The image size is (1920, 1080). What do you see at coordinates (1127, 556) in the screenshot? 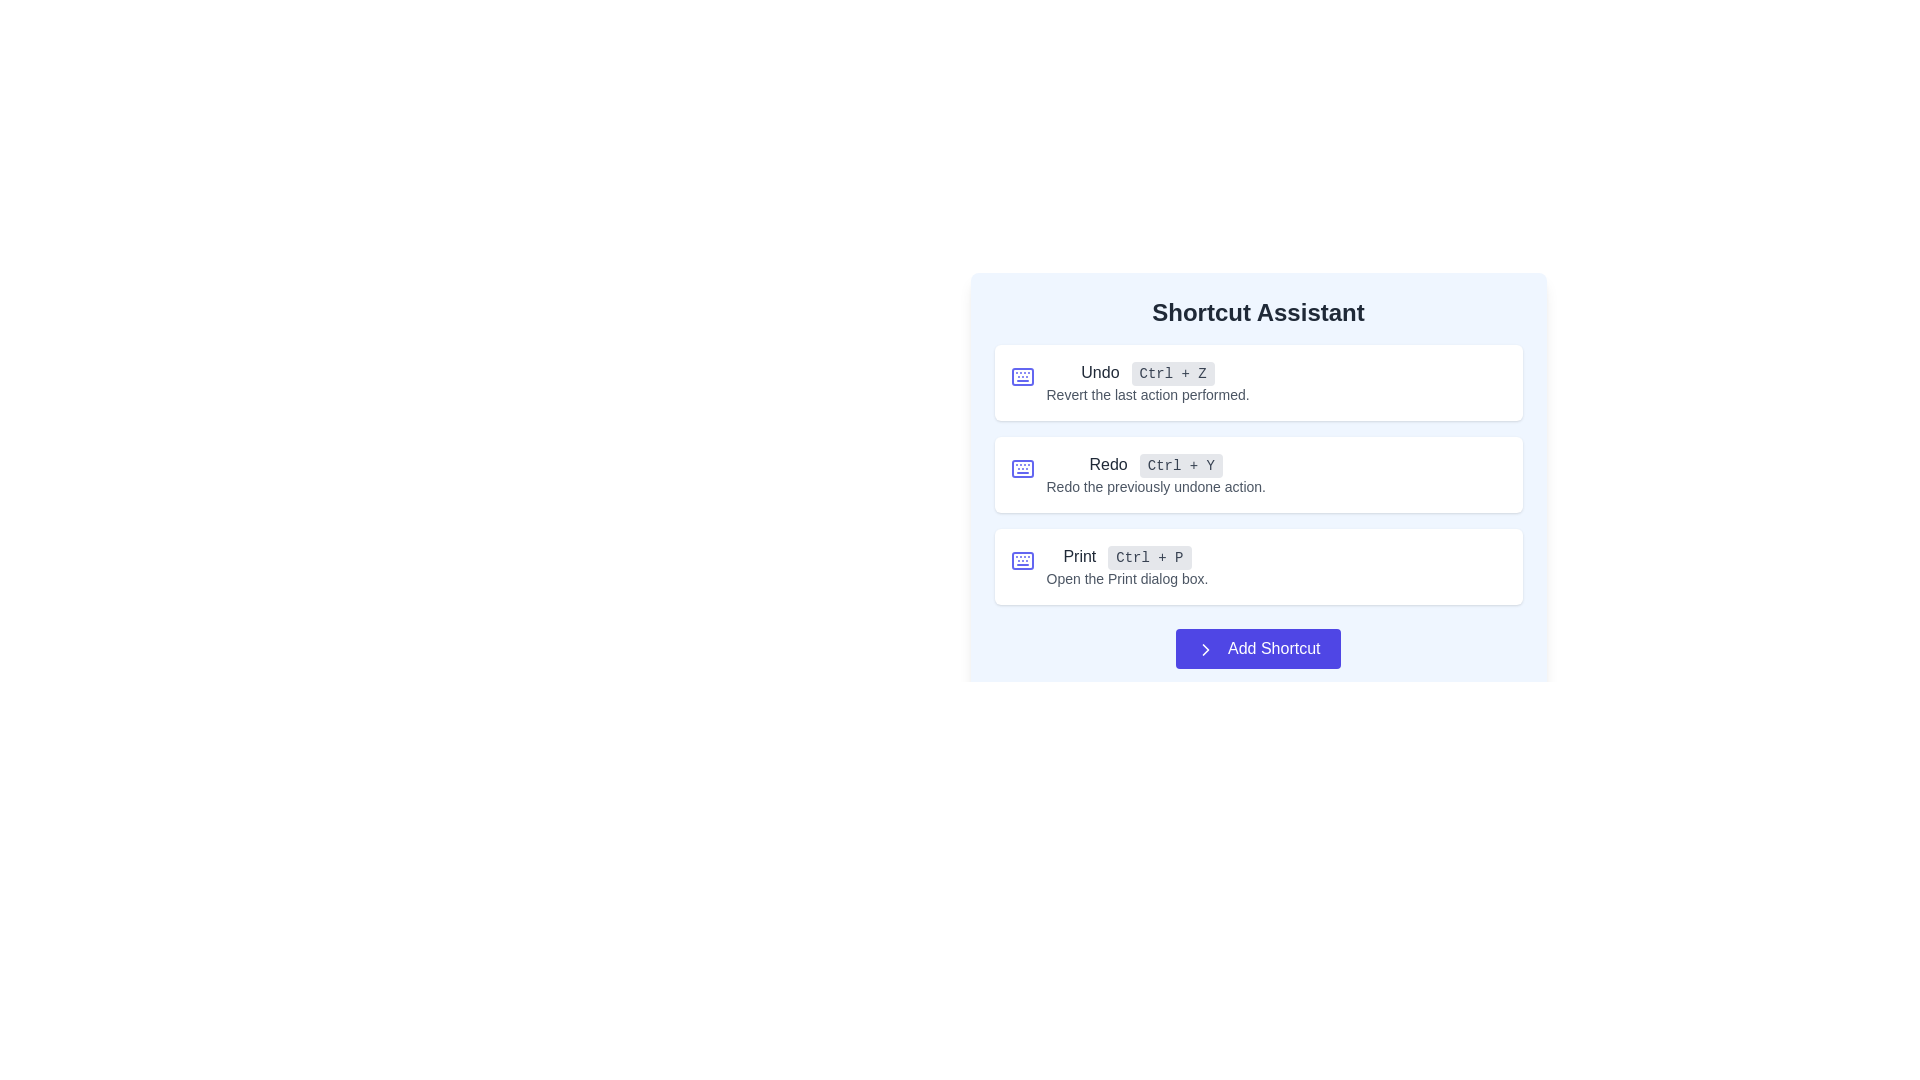
I see `the text label element that informs the user about the 'Print' action and its shortcut, 'Ctrl + P', in the 'Shortcut Assistant' interface` at bounding box center [1127, 556].